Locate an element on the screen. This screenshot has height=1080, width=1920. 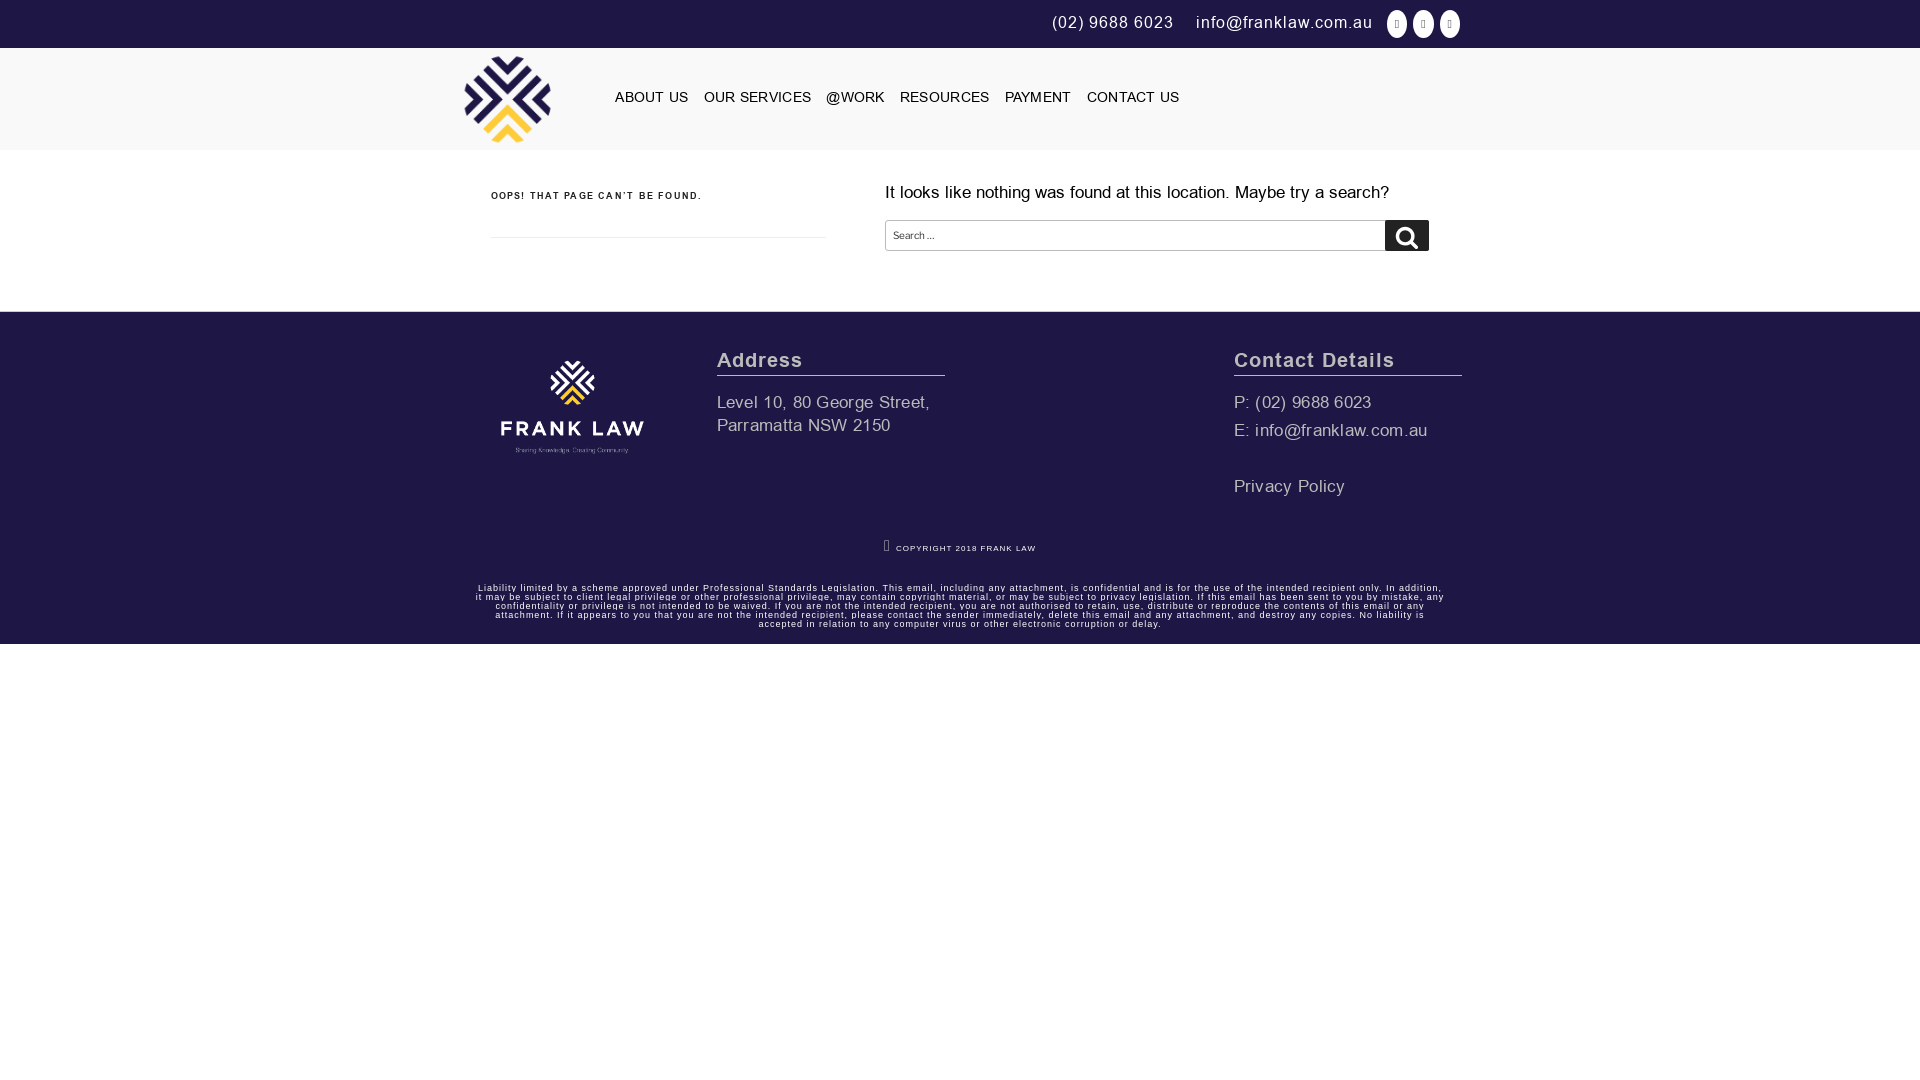
'RESOURCES' is located at coordinates (944, 98).